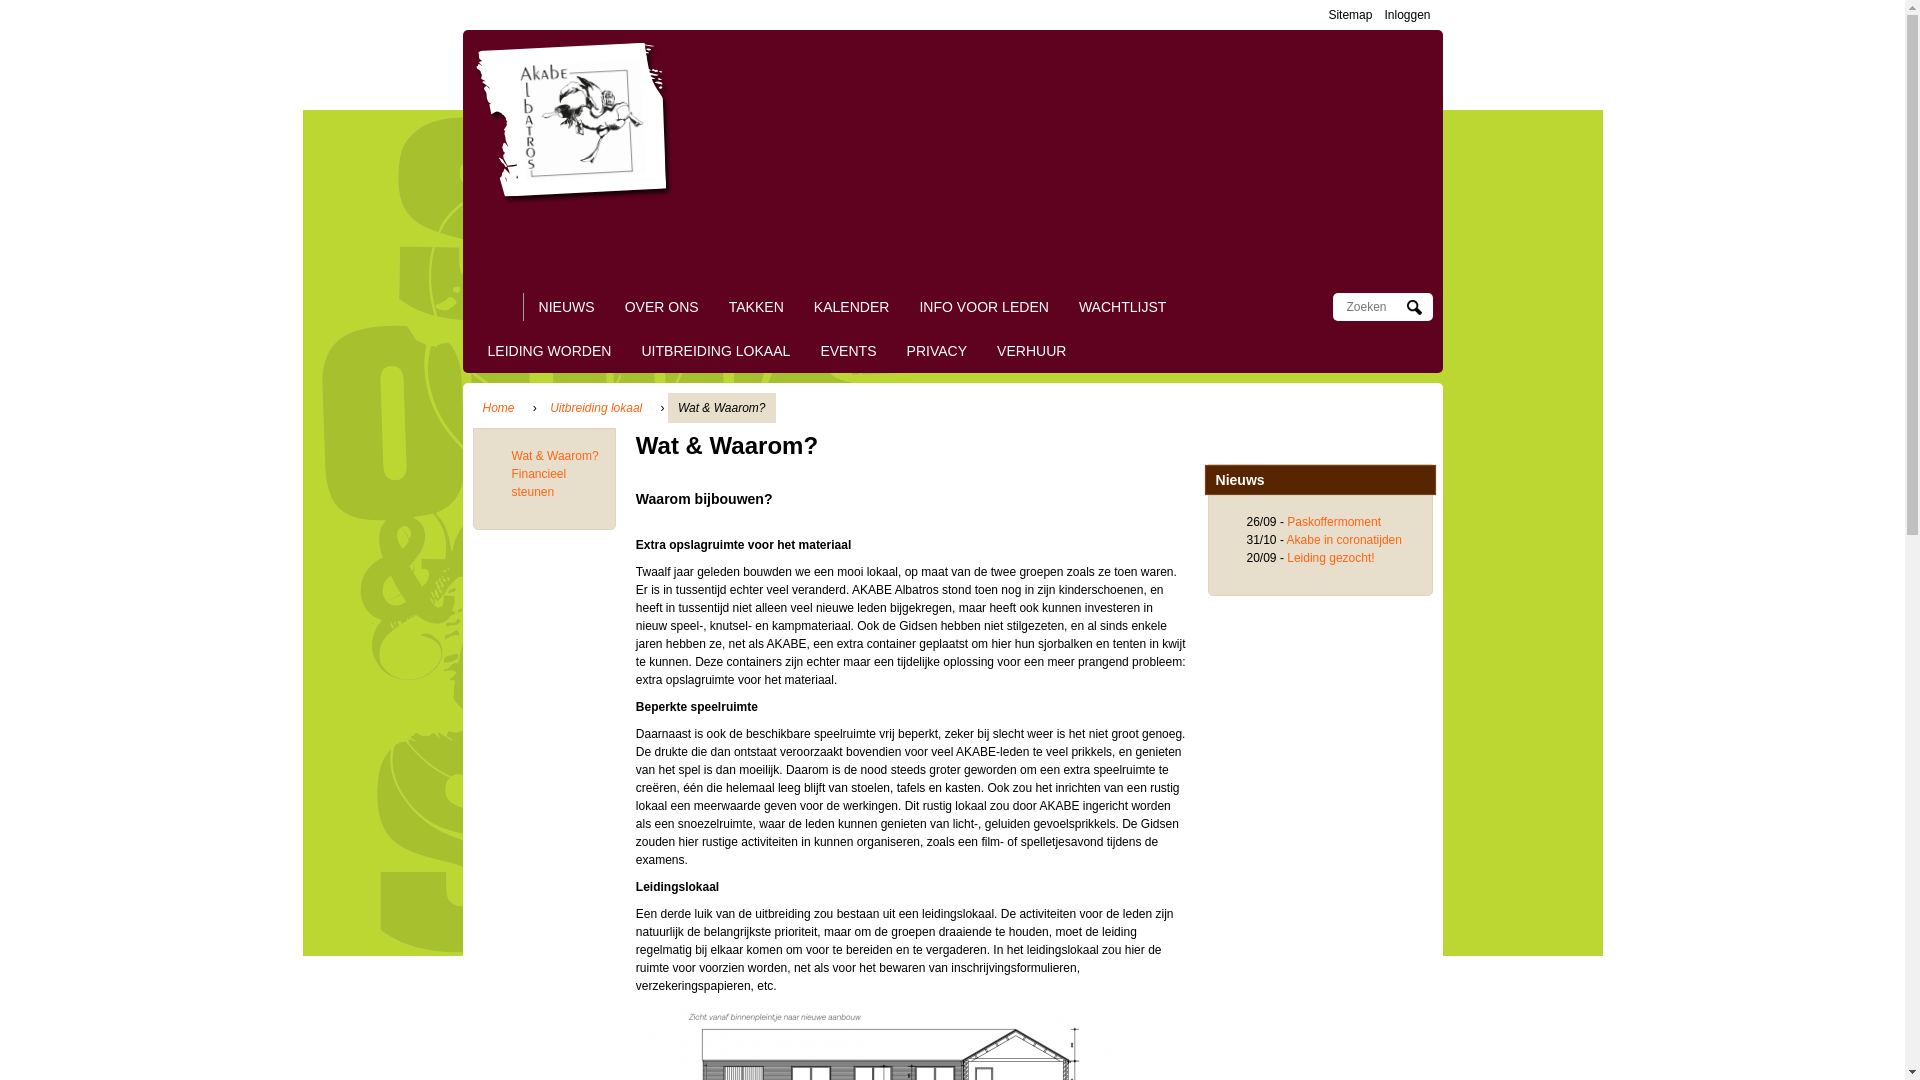  What do you see at coordinates (851, 307) in the screenshot?
I see `'KALENDER'` at bounding box center [851, 307].